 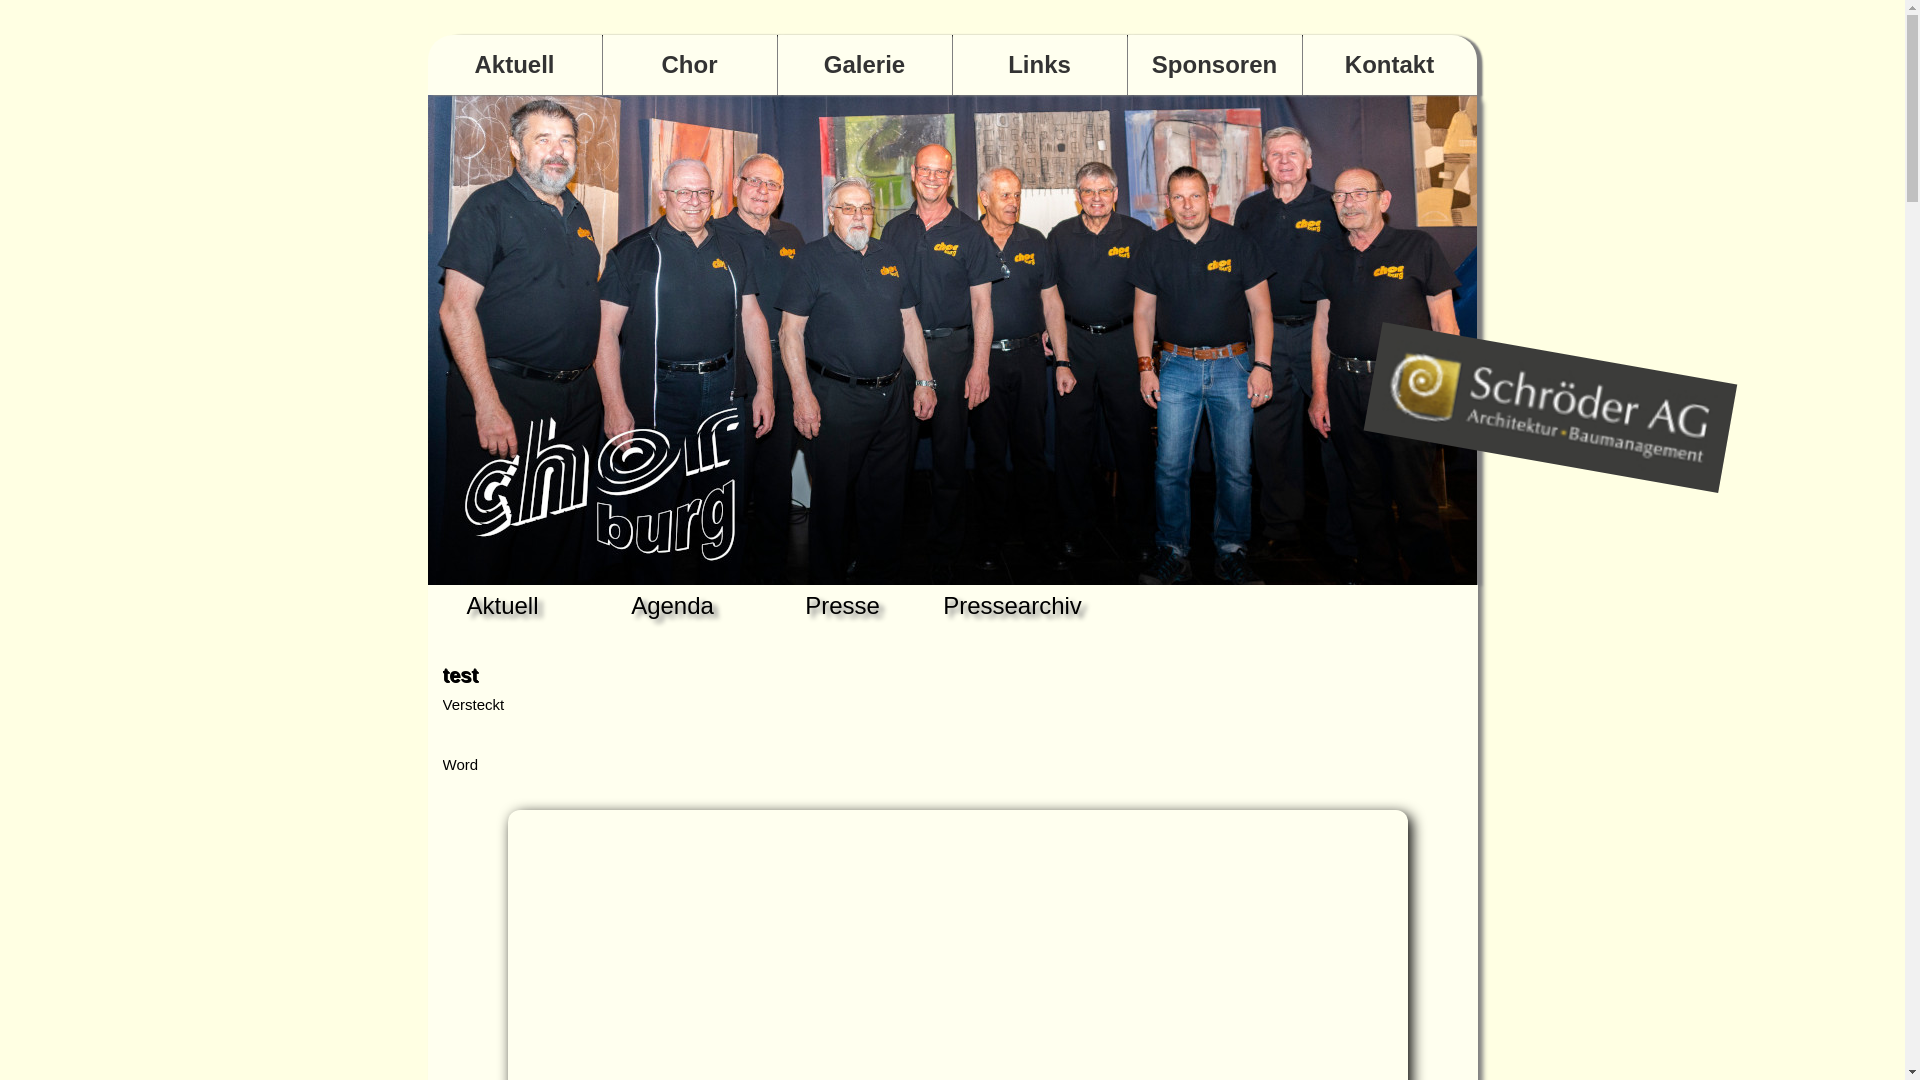 I want to click on 'Chor', so click(x=689, y=64).